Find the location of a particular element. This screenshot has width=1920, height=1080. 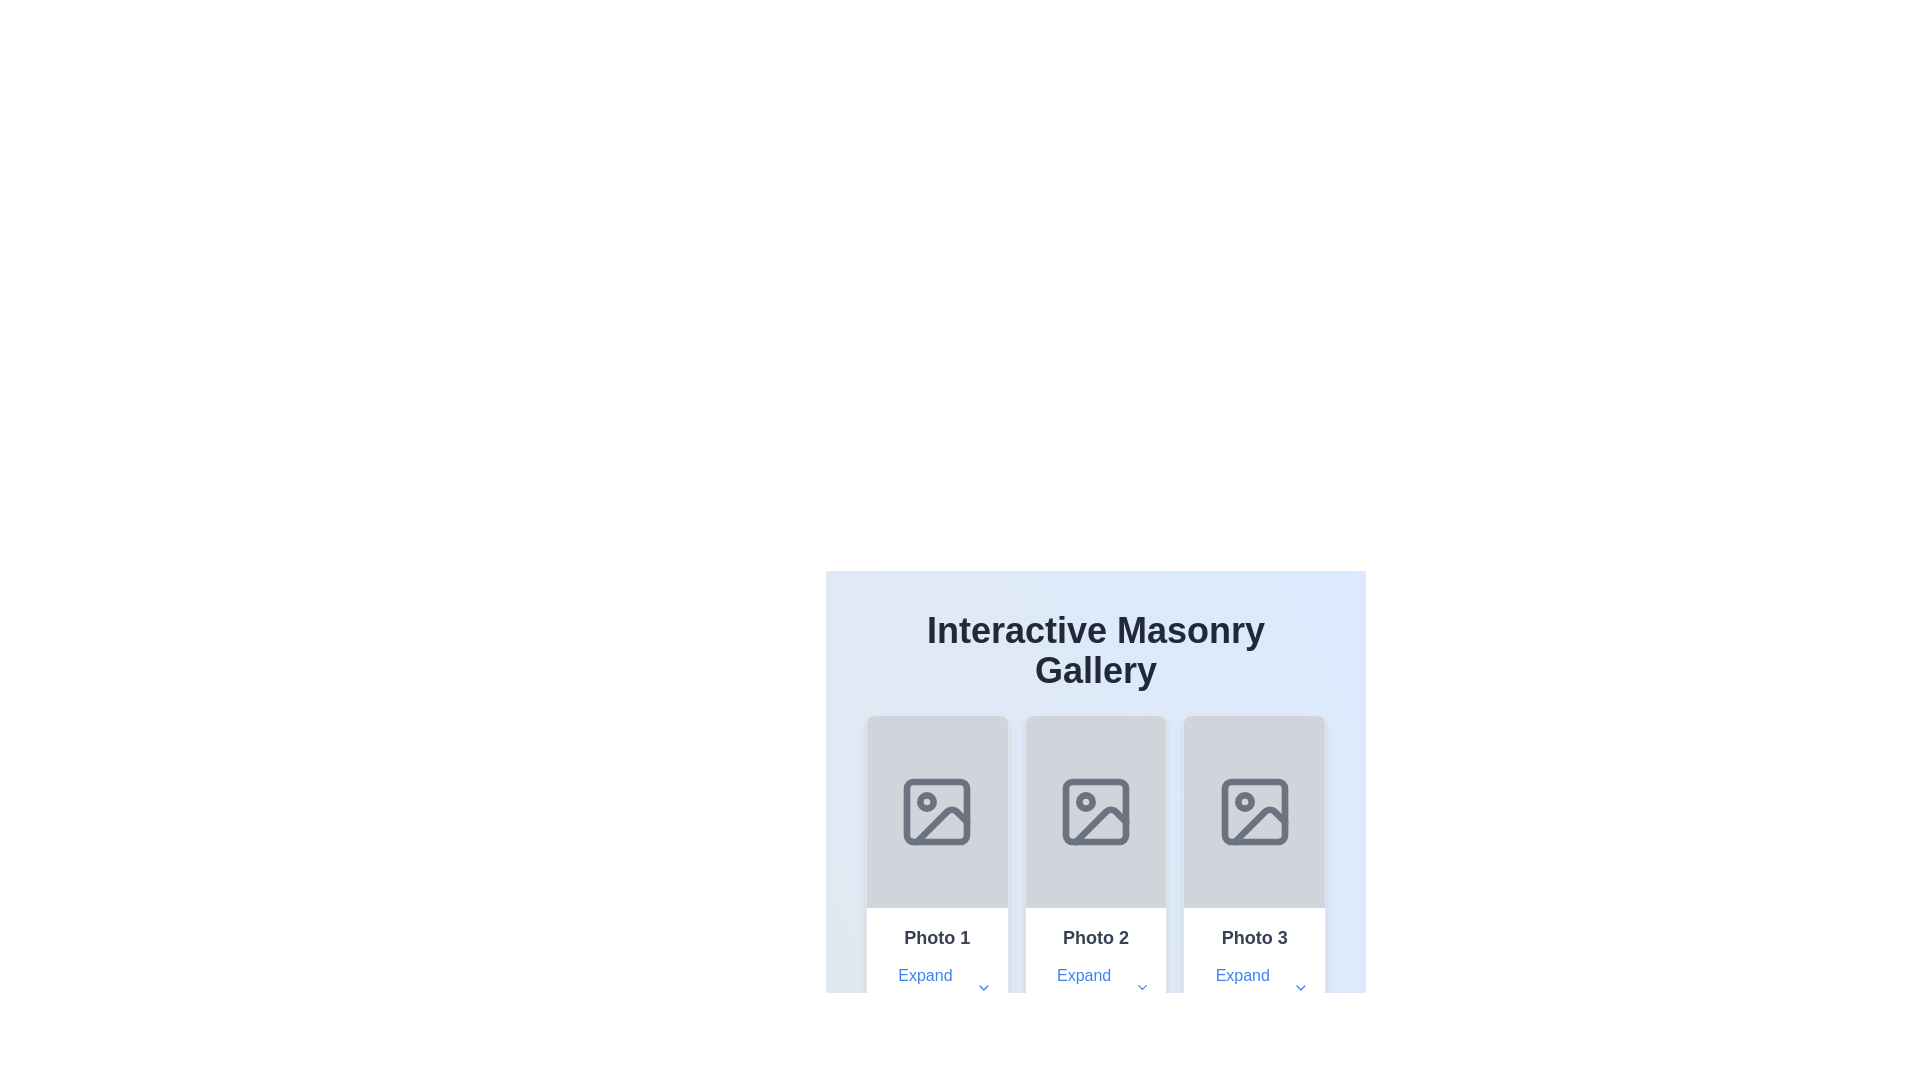

the SVG Placeholder Icon located centrally within the first card labeled 'Photo 1' is located at coordinates (936, 812).